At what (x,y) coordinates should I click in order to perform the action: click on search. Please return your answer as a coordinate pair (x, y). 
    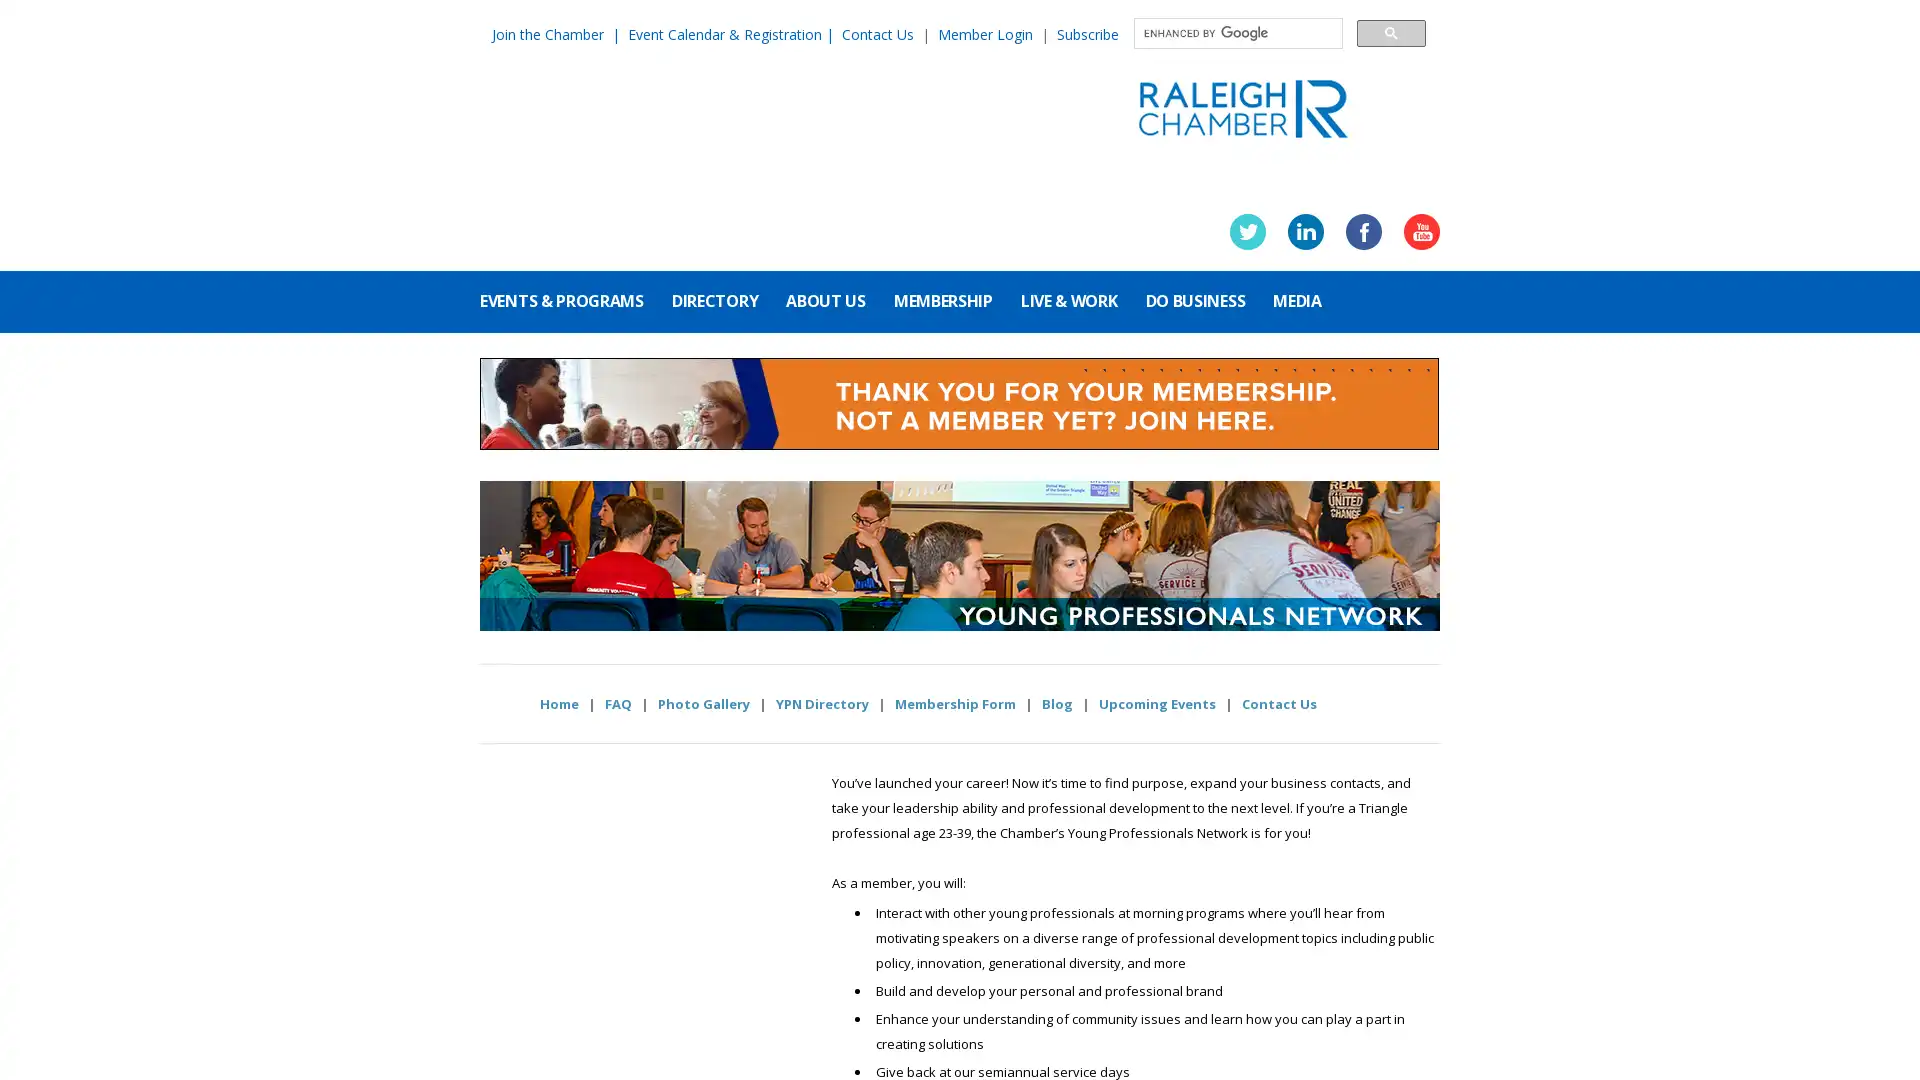
    Looking at the image, I should click on (1390, 32).